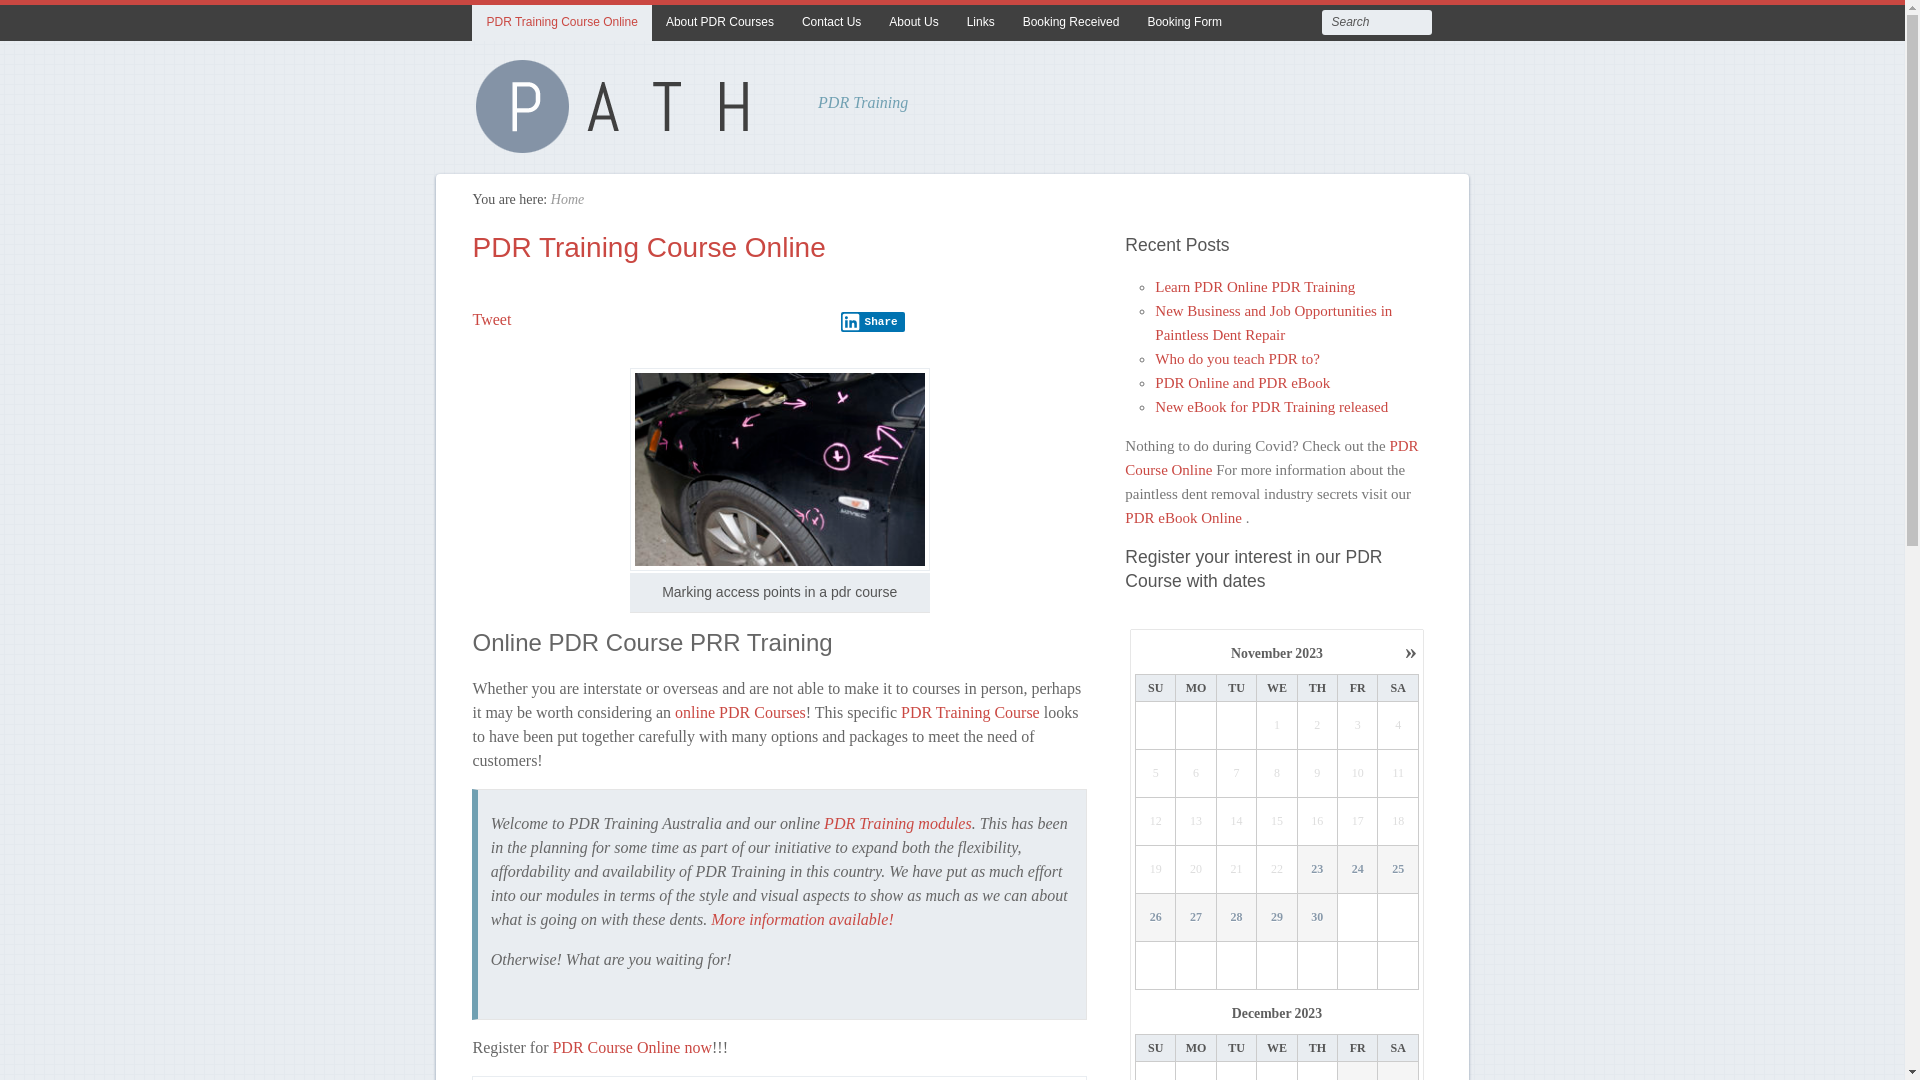  Describe the element at coordinates (1176, 918) in the screenshot. I see `'27'` at that location.